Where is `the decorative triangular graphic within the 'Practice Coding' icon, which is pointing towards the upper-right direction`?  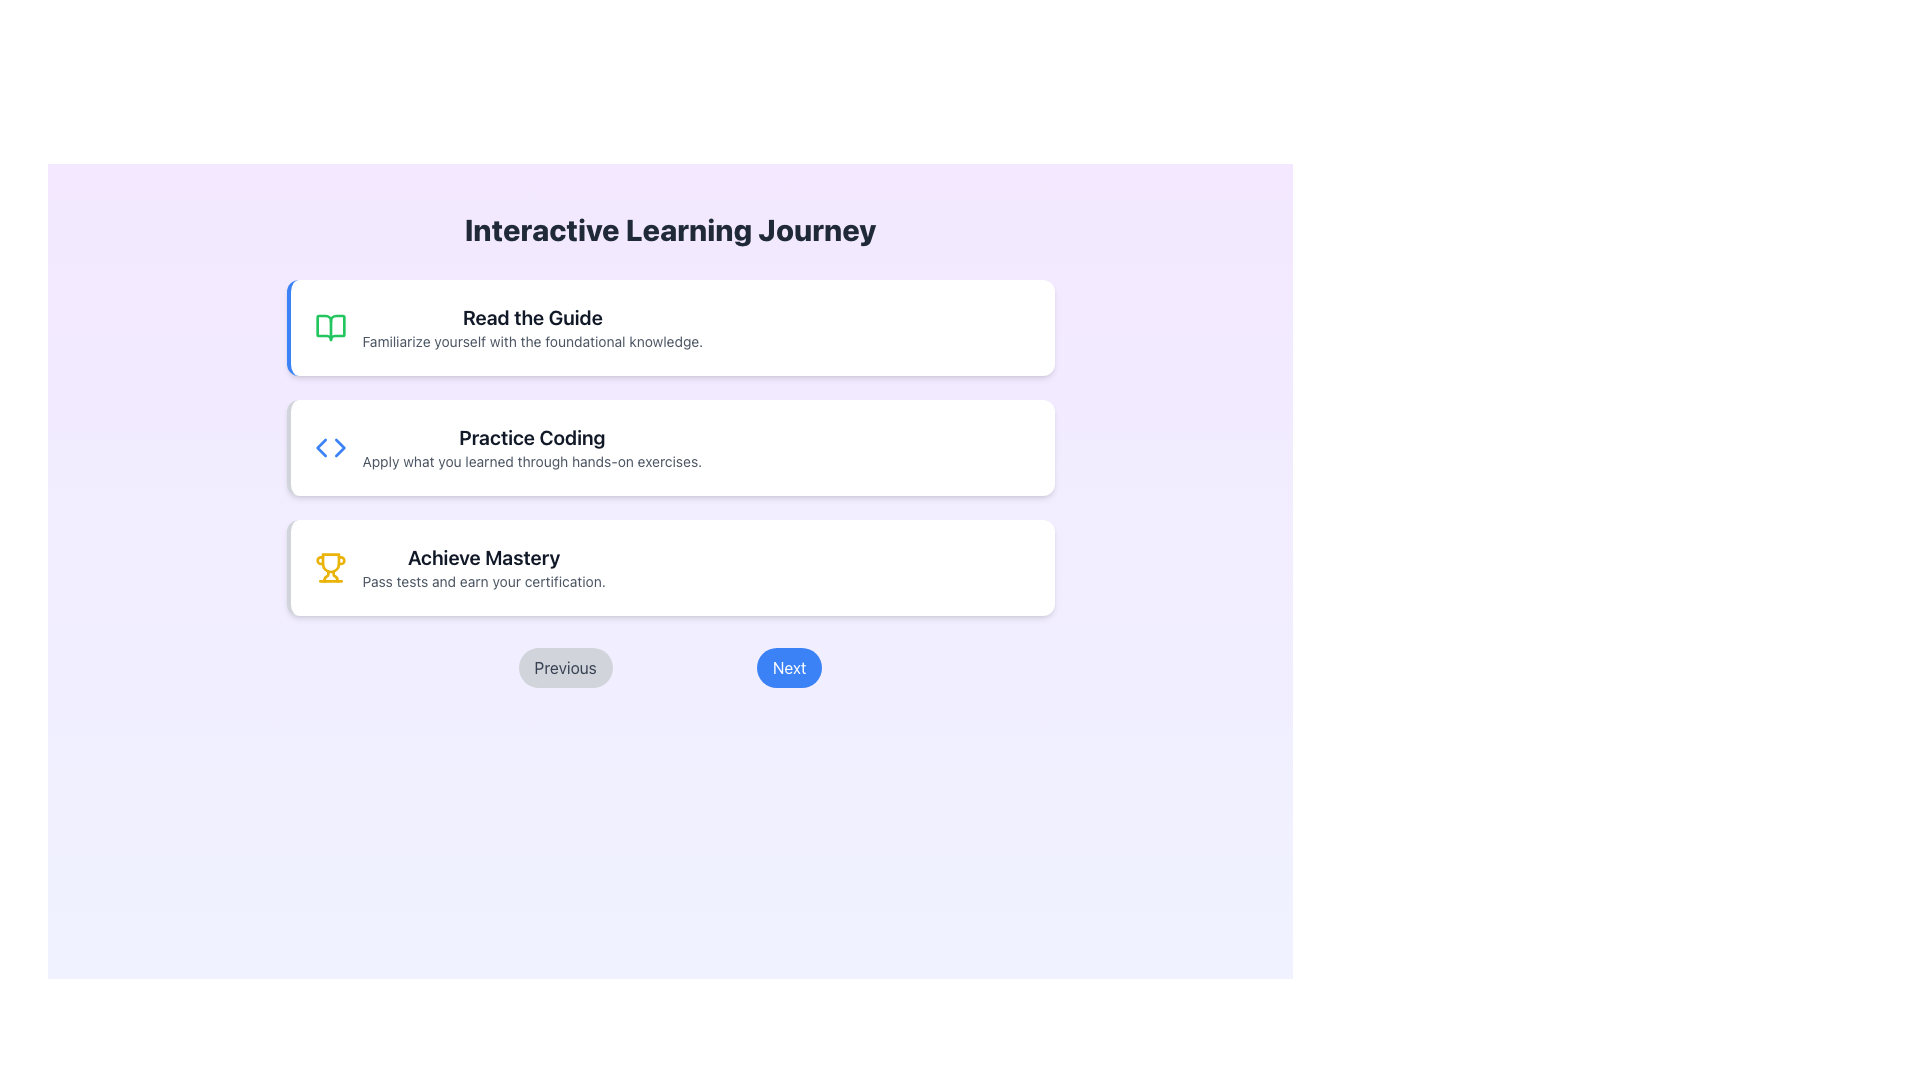 the decorative triangular graphic within the 'Practice Coding' icon, which is pointing towards the upper-right direction is located at coordinates (339, 446).